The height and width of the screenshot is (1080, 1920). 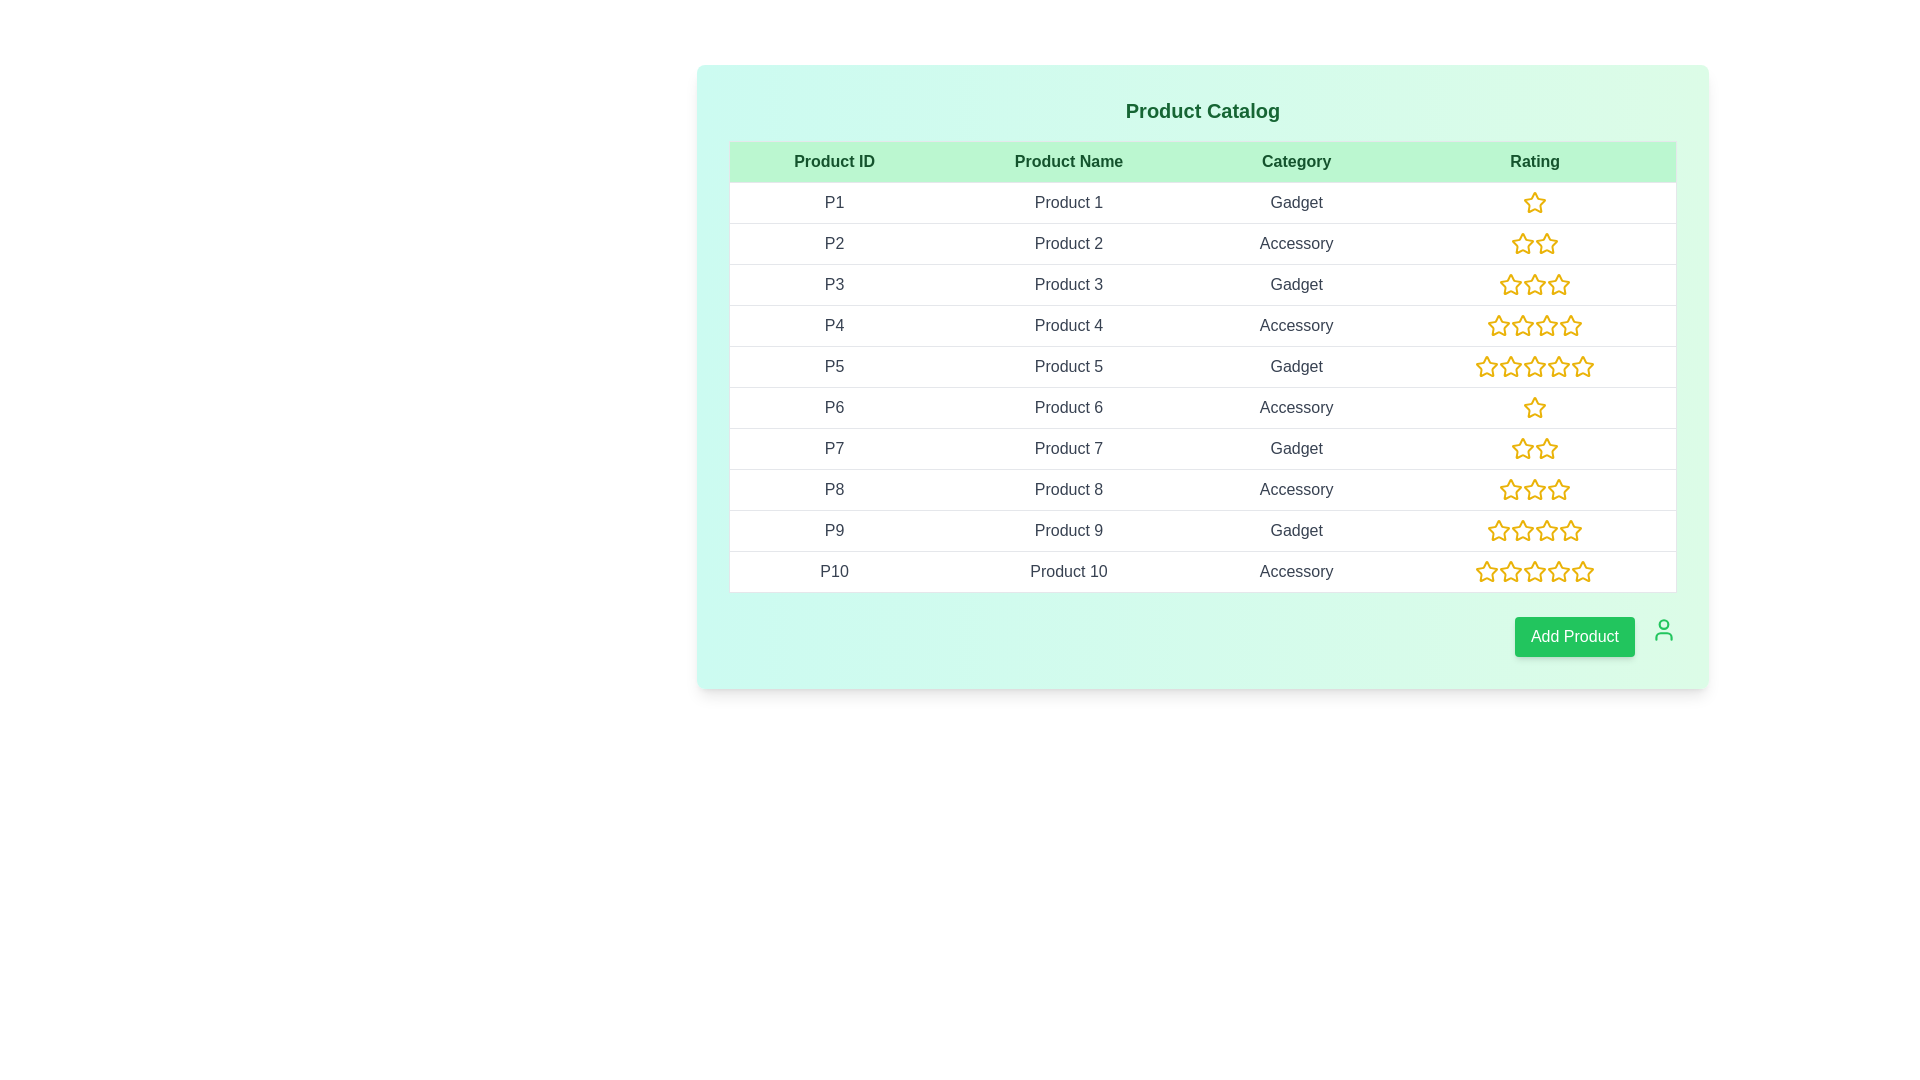 I want to click on the 'Add Product' button, so click(x=1573, y=636).